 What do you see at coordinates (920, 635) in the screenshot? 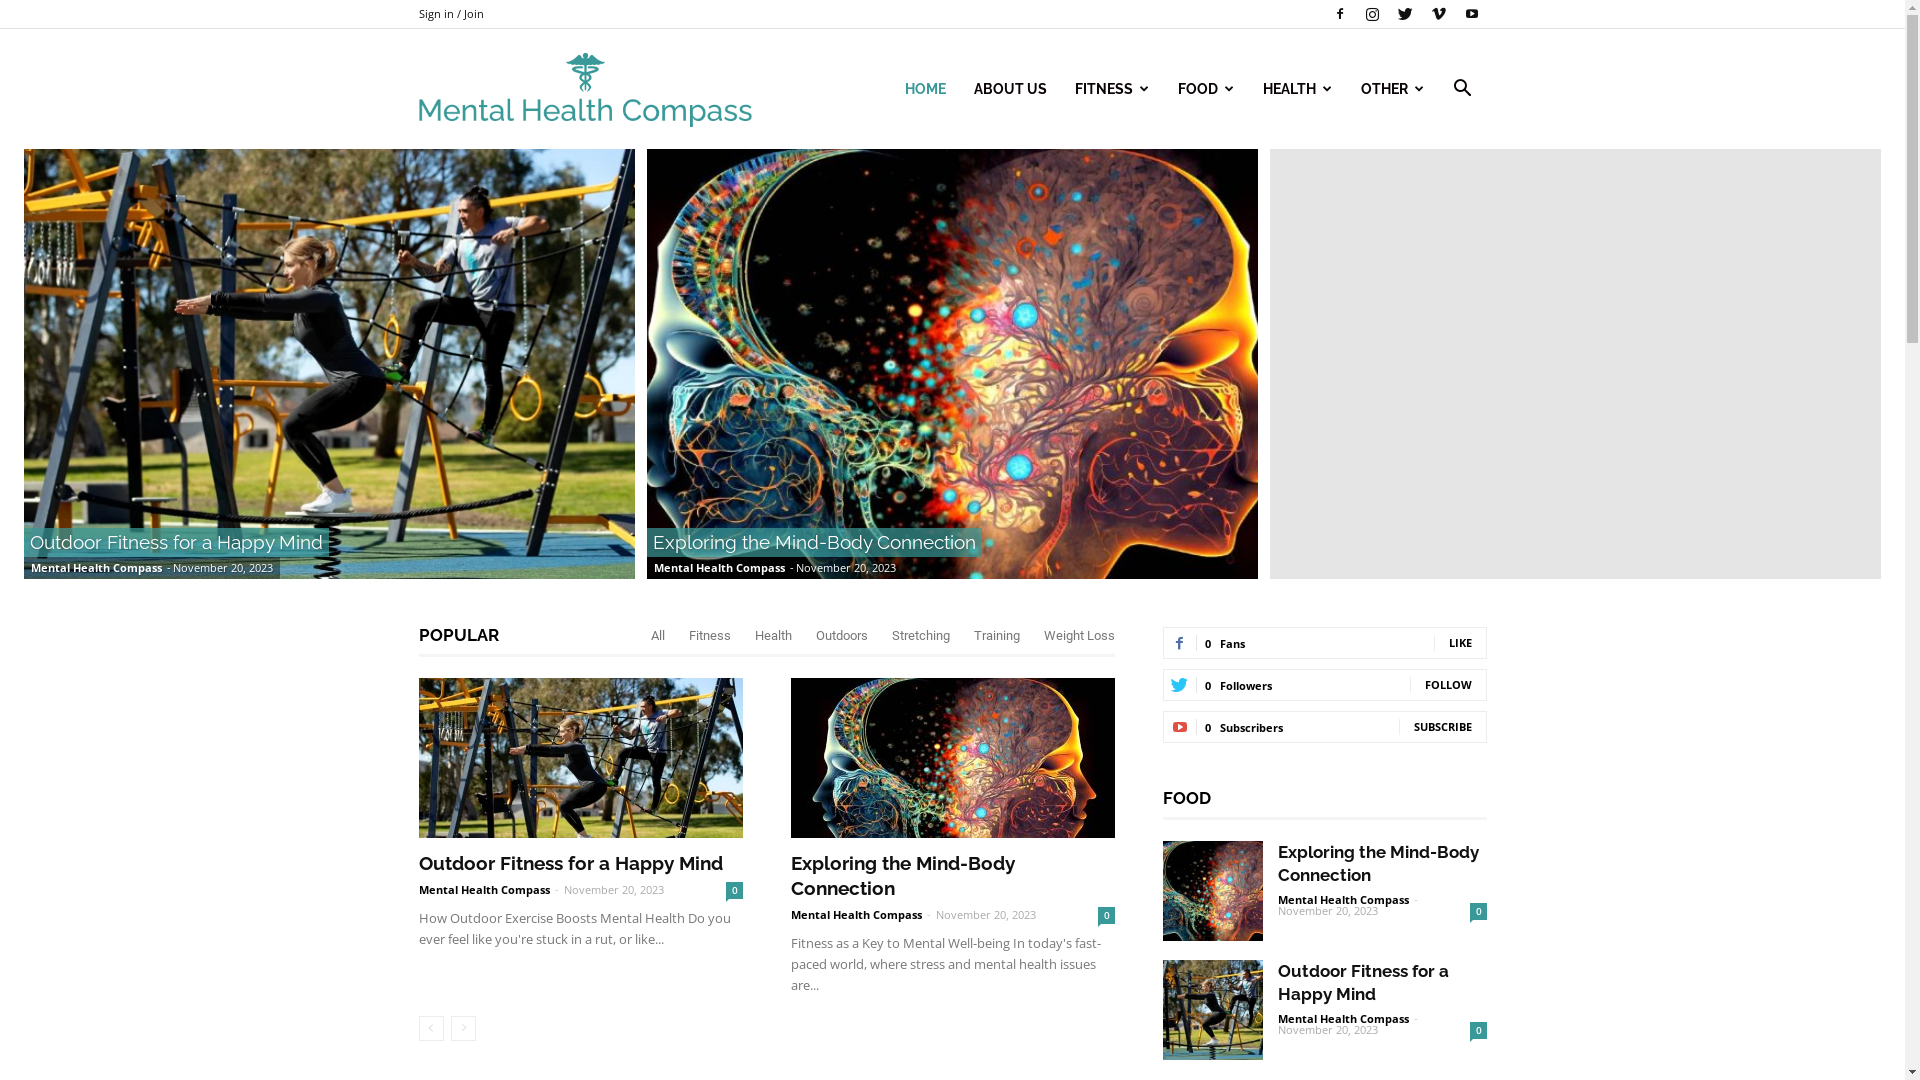
I see `'Stretching'` at bounding box center [920, 635].